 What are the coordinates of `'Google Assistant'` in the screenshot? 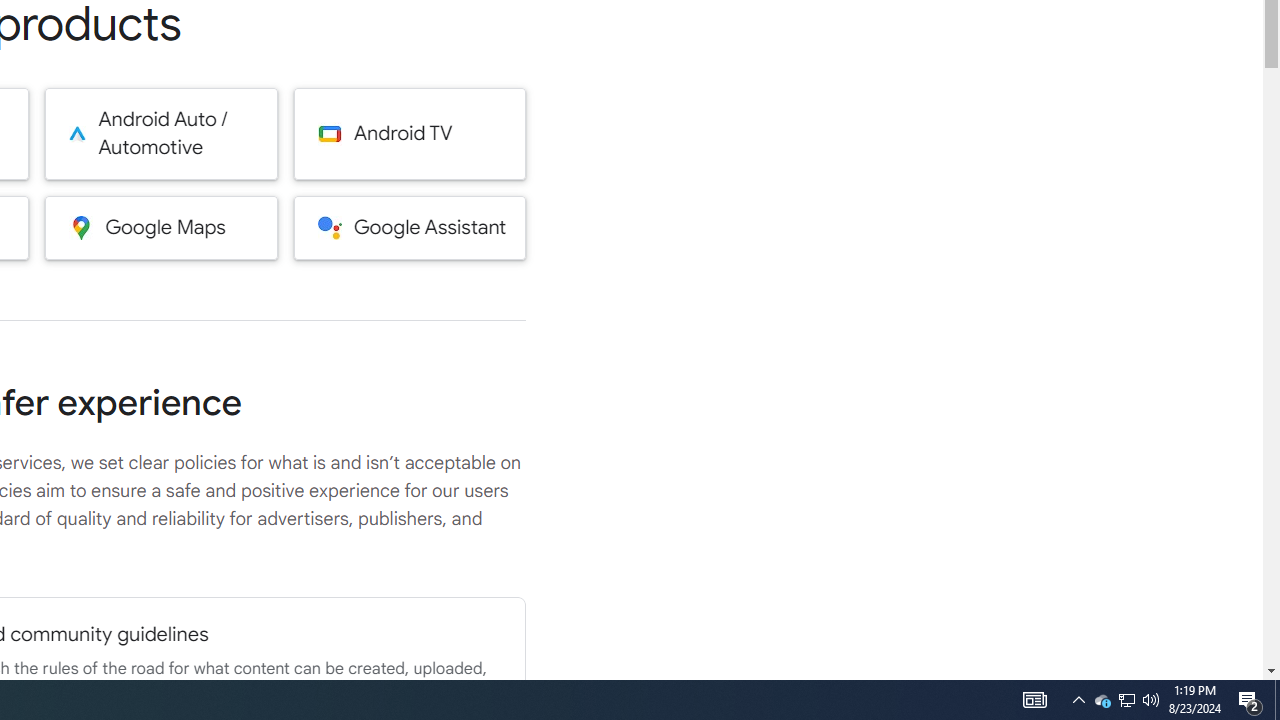 It's located at (409, 226).